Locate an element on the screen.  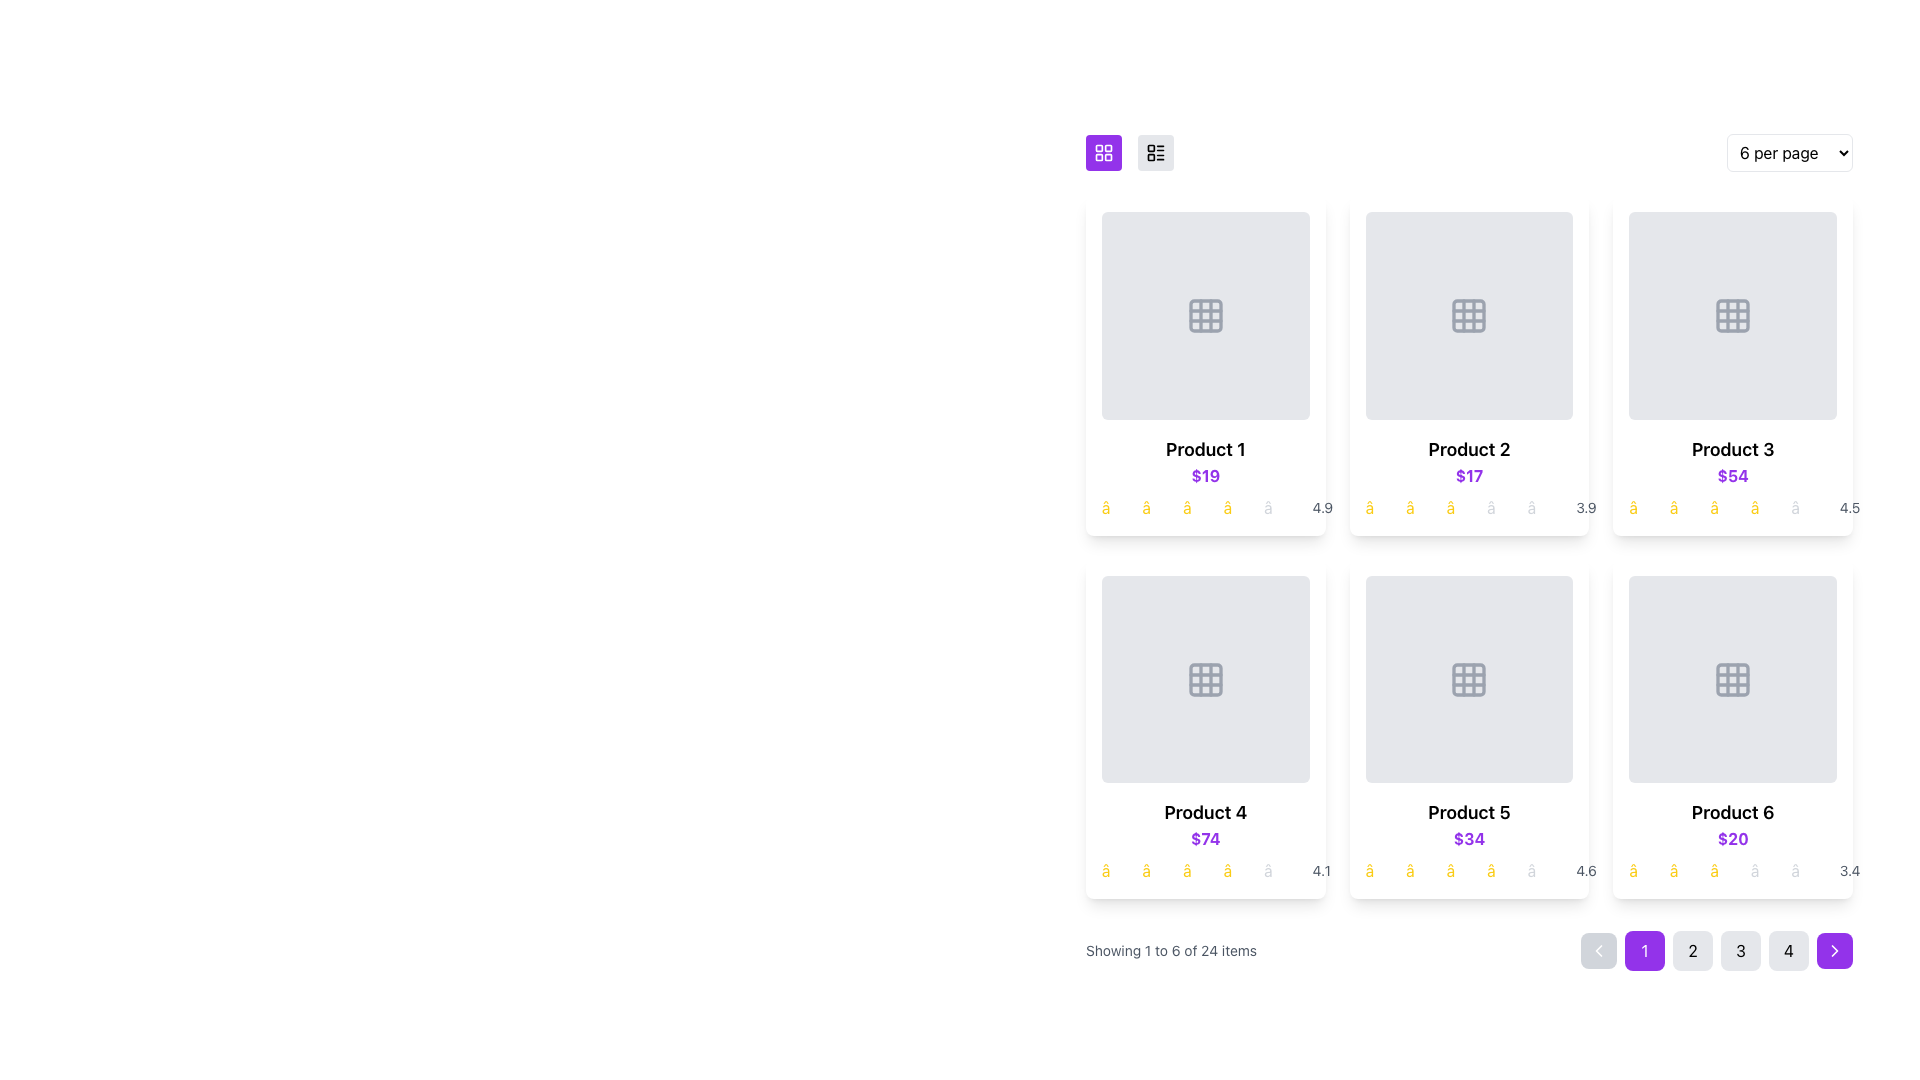
the rating display for 'Product 5', which shows four highlighted stars and one dimmed star, indicating a rating of 4 out of 5 is located at coordinates (1466, 870).